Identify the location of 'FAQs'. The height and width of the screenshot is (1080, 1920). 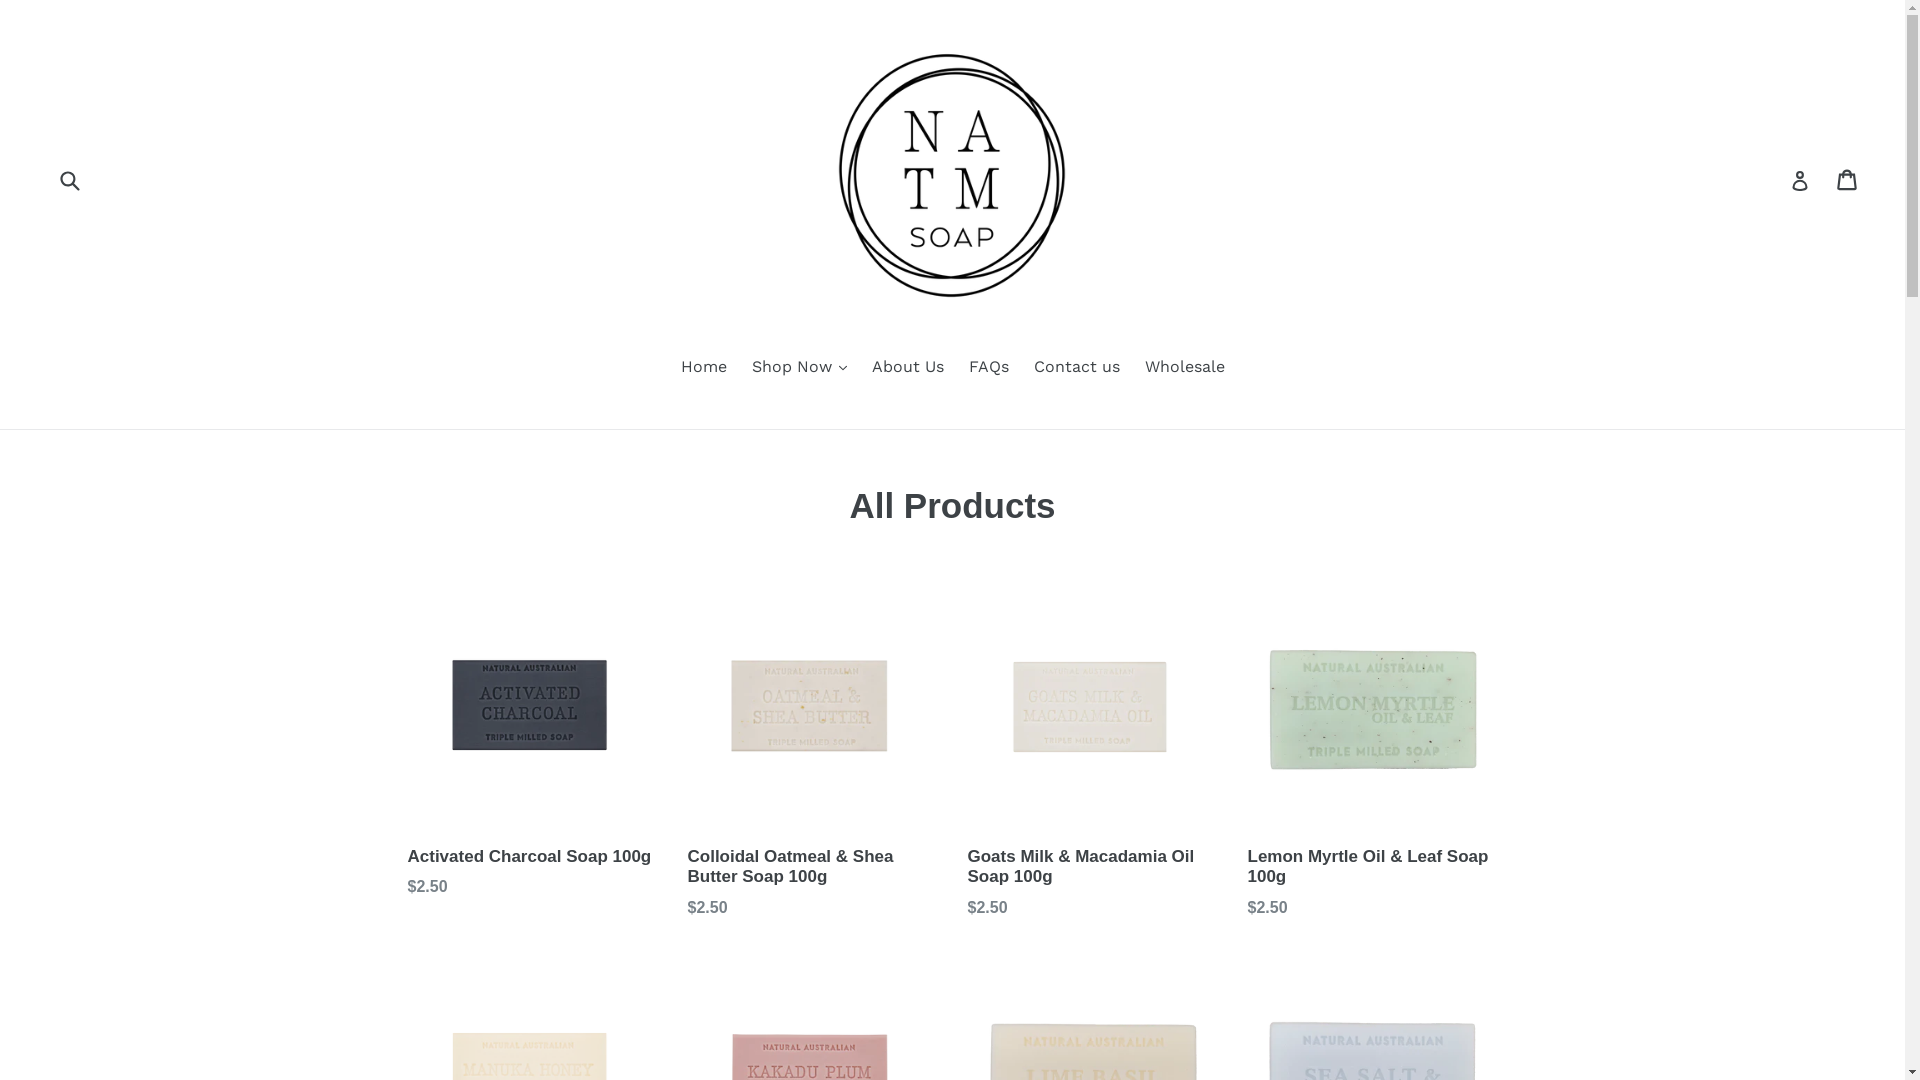
(957, 368).